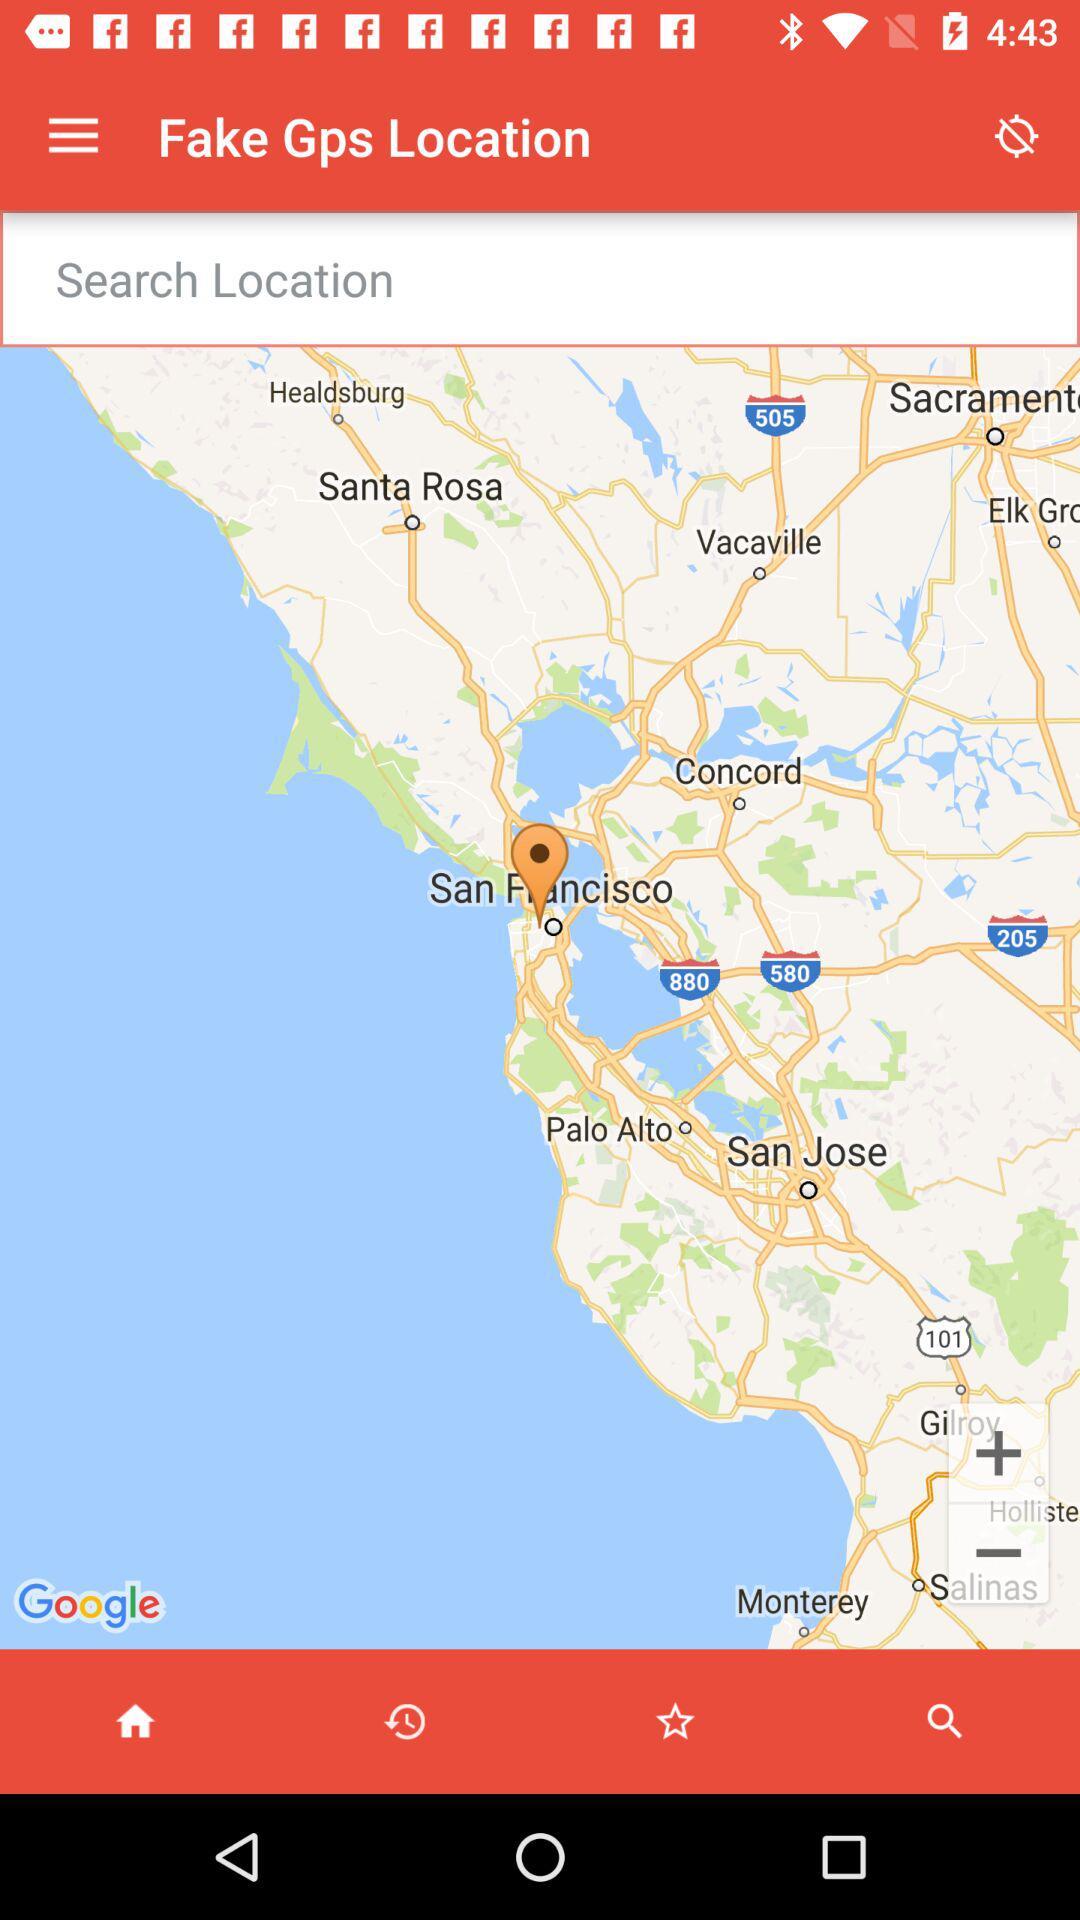 The width and height of the screenshot is (1080, 1920). Describe the element at coordinates (945, 1720) in the screenshot. I see `search map` at that location.